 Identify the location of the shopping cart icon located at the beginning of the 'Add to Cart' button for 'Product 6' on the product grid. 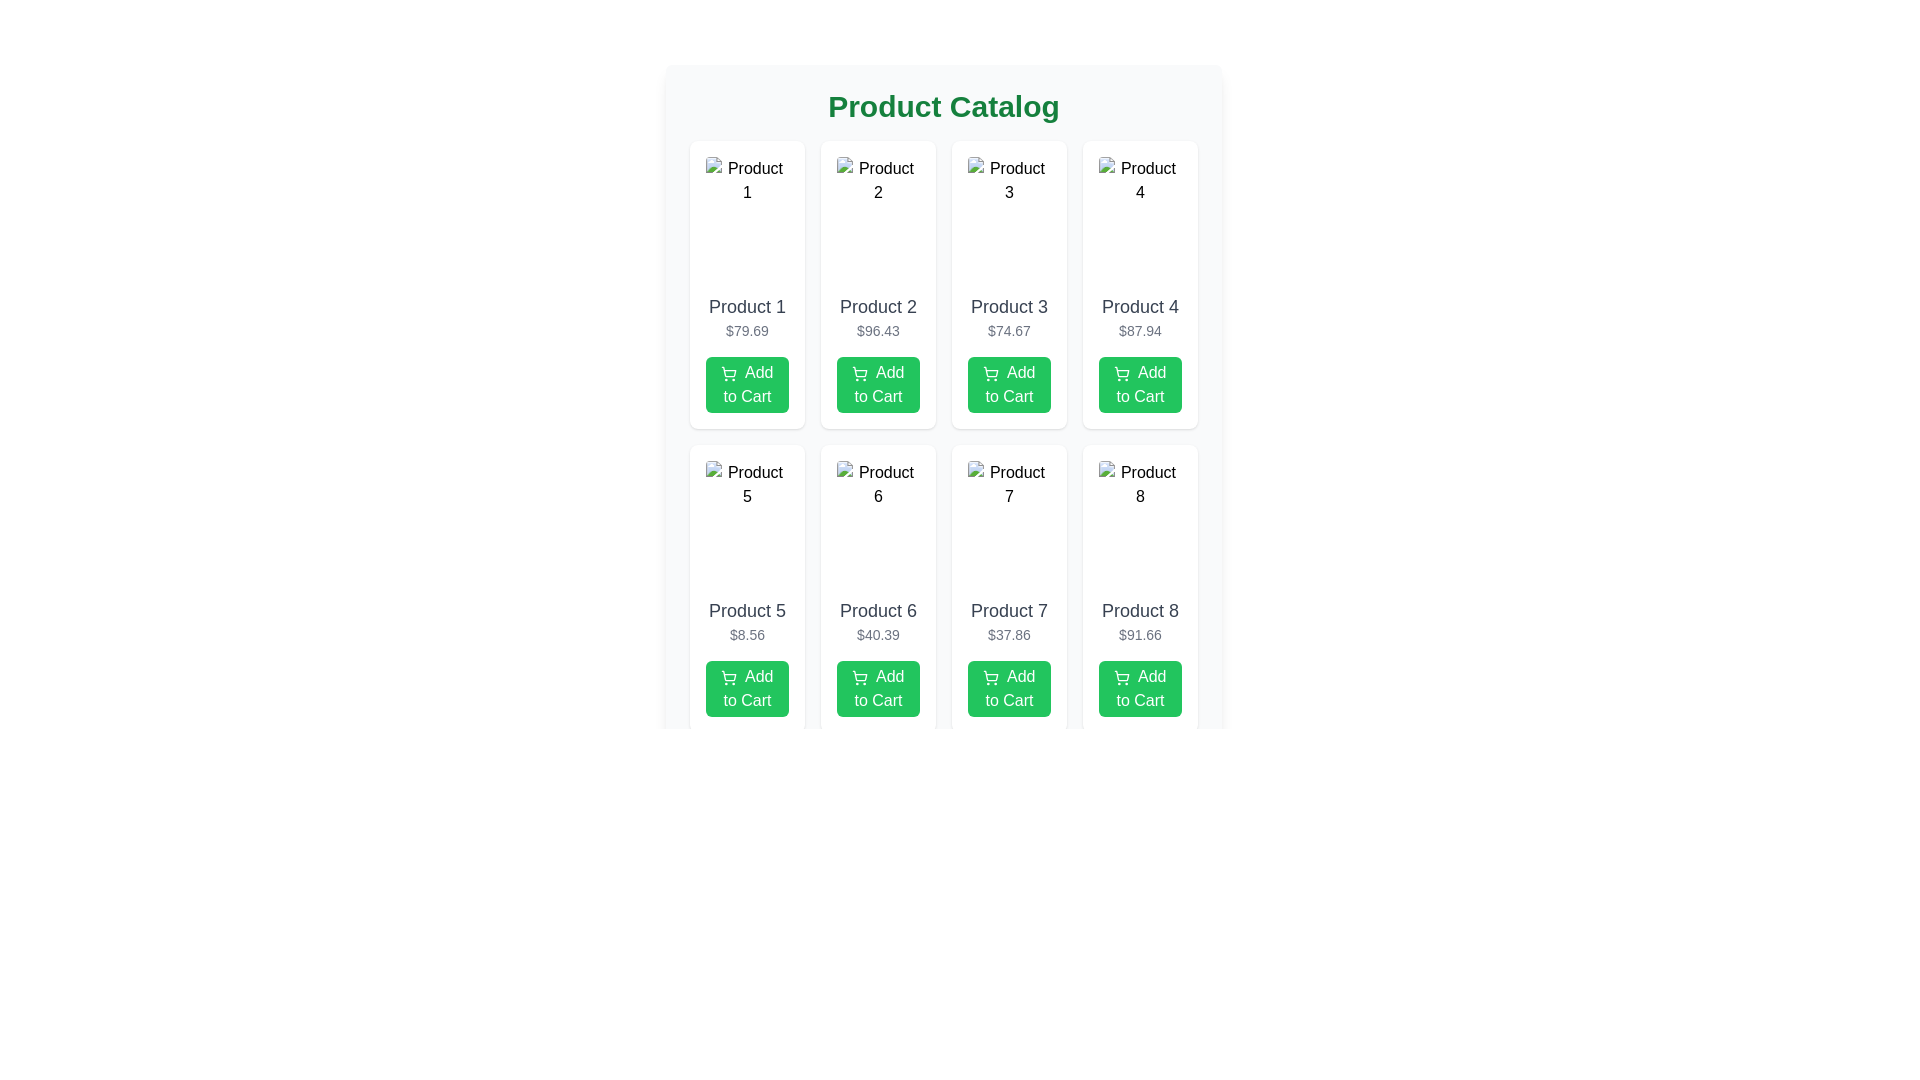
(860, 675).